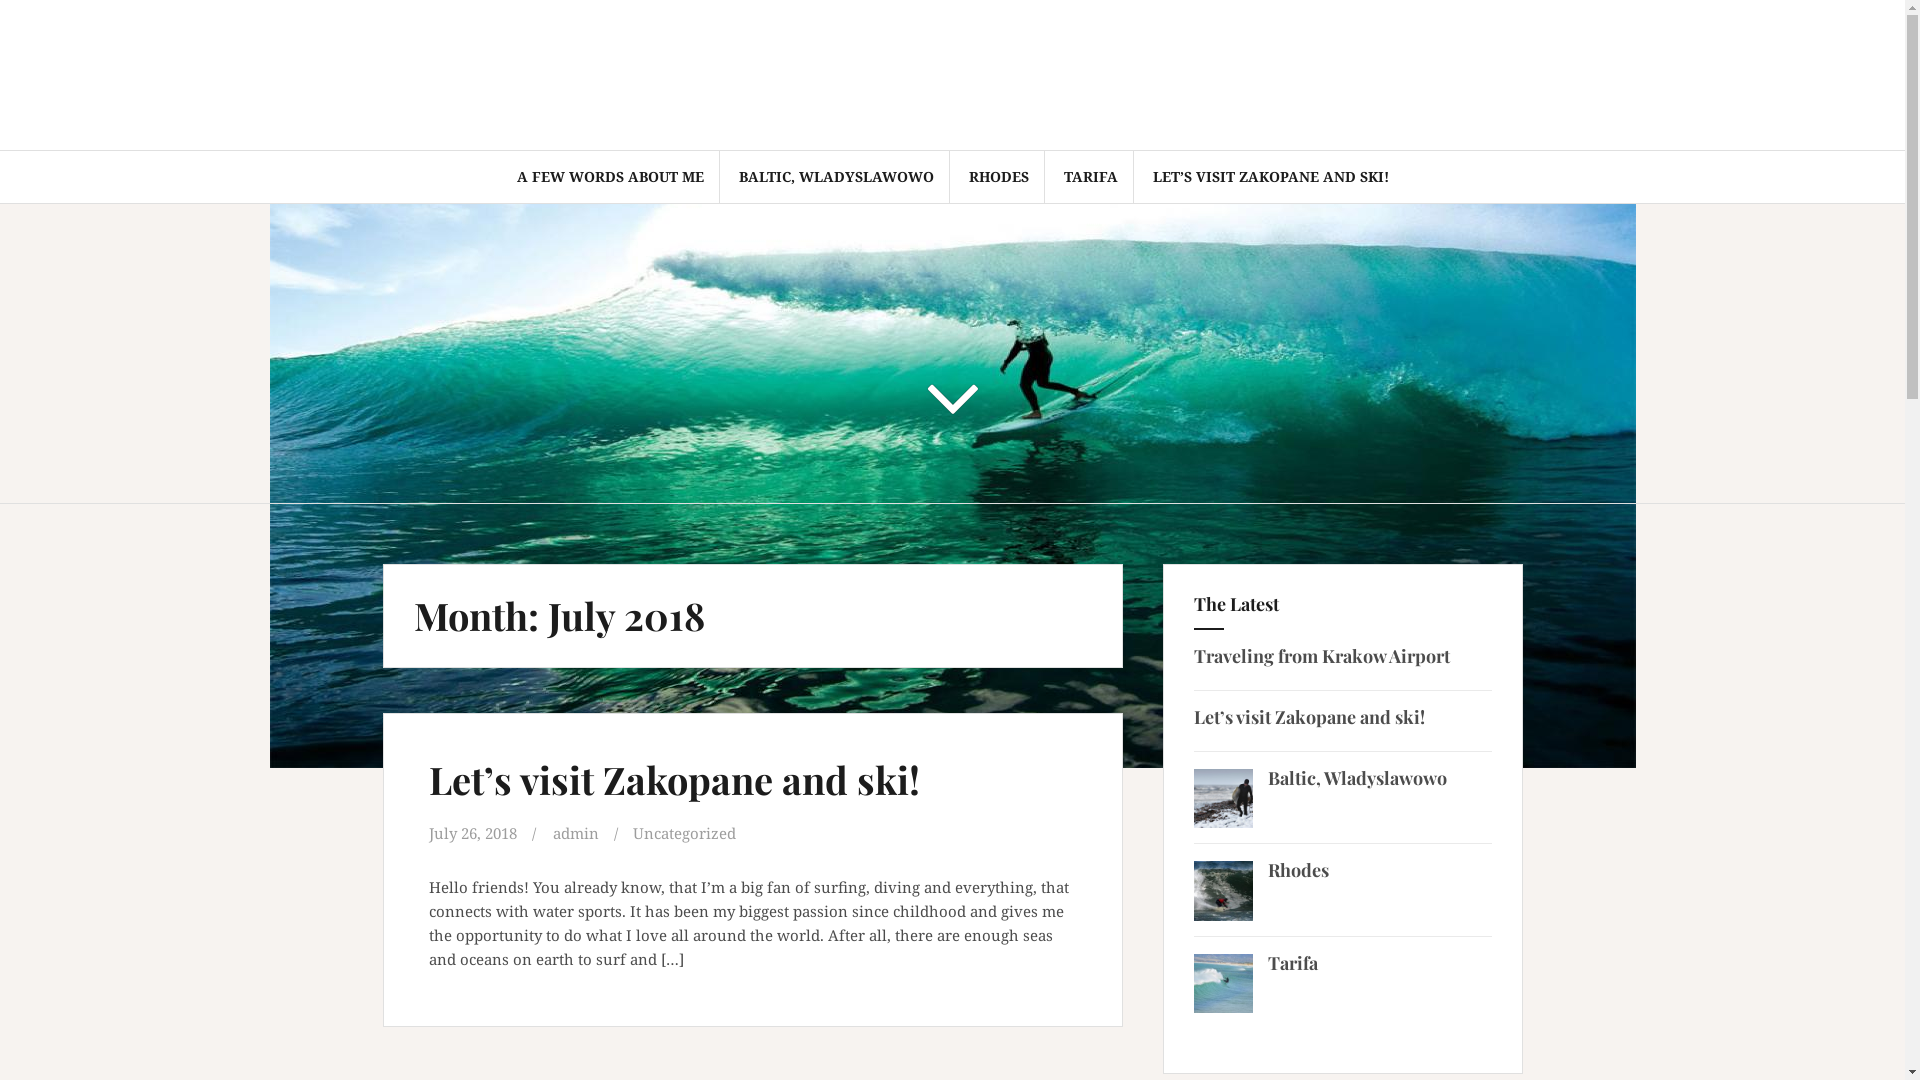 This screenshot has width=1920, height=1080. Describe the element at coordinates (1292, 962) in the screenshot. I see `'Tarifa'` at that location.